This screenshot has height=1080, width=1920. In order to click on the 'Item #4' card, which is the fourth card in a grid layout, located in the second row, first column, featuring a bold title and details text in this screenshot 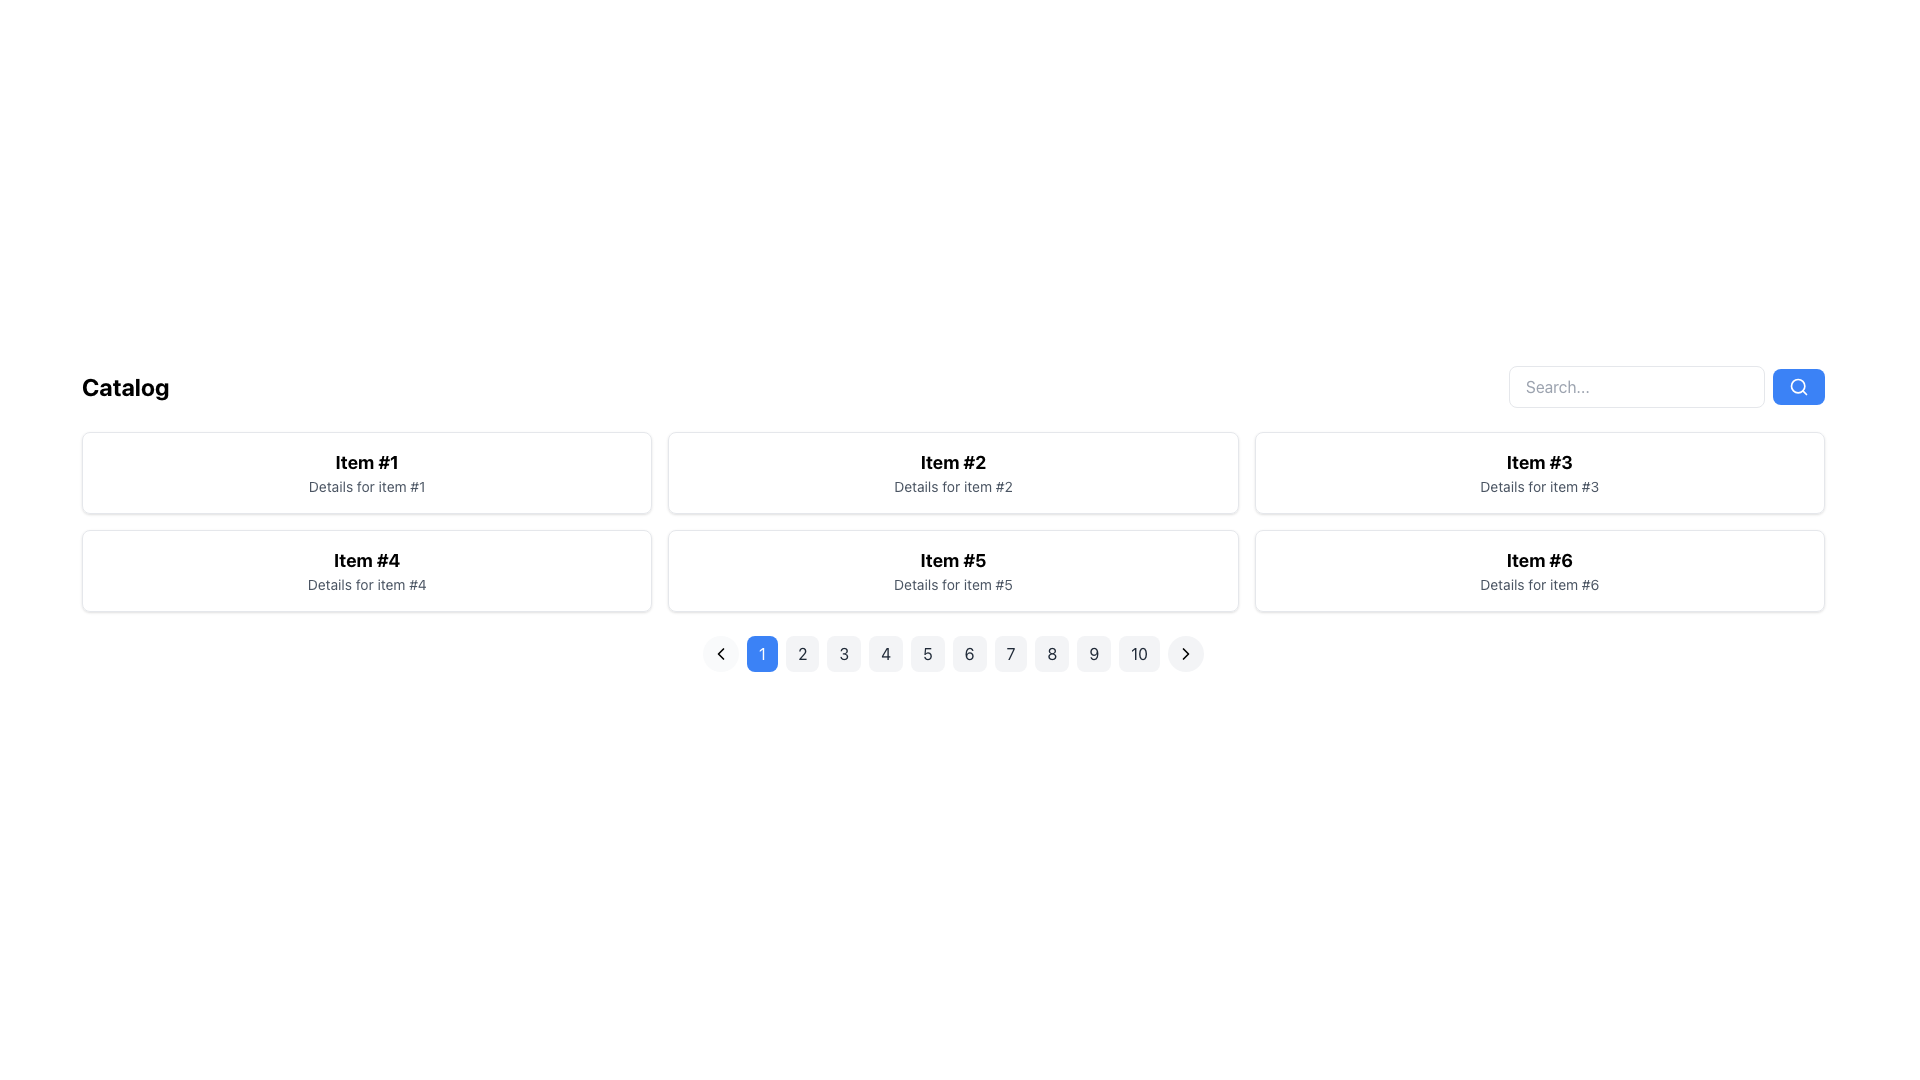, I will do `click(367, 570)`.